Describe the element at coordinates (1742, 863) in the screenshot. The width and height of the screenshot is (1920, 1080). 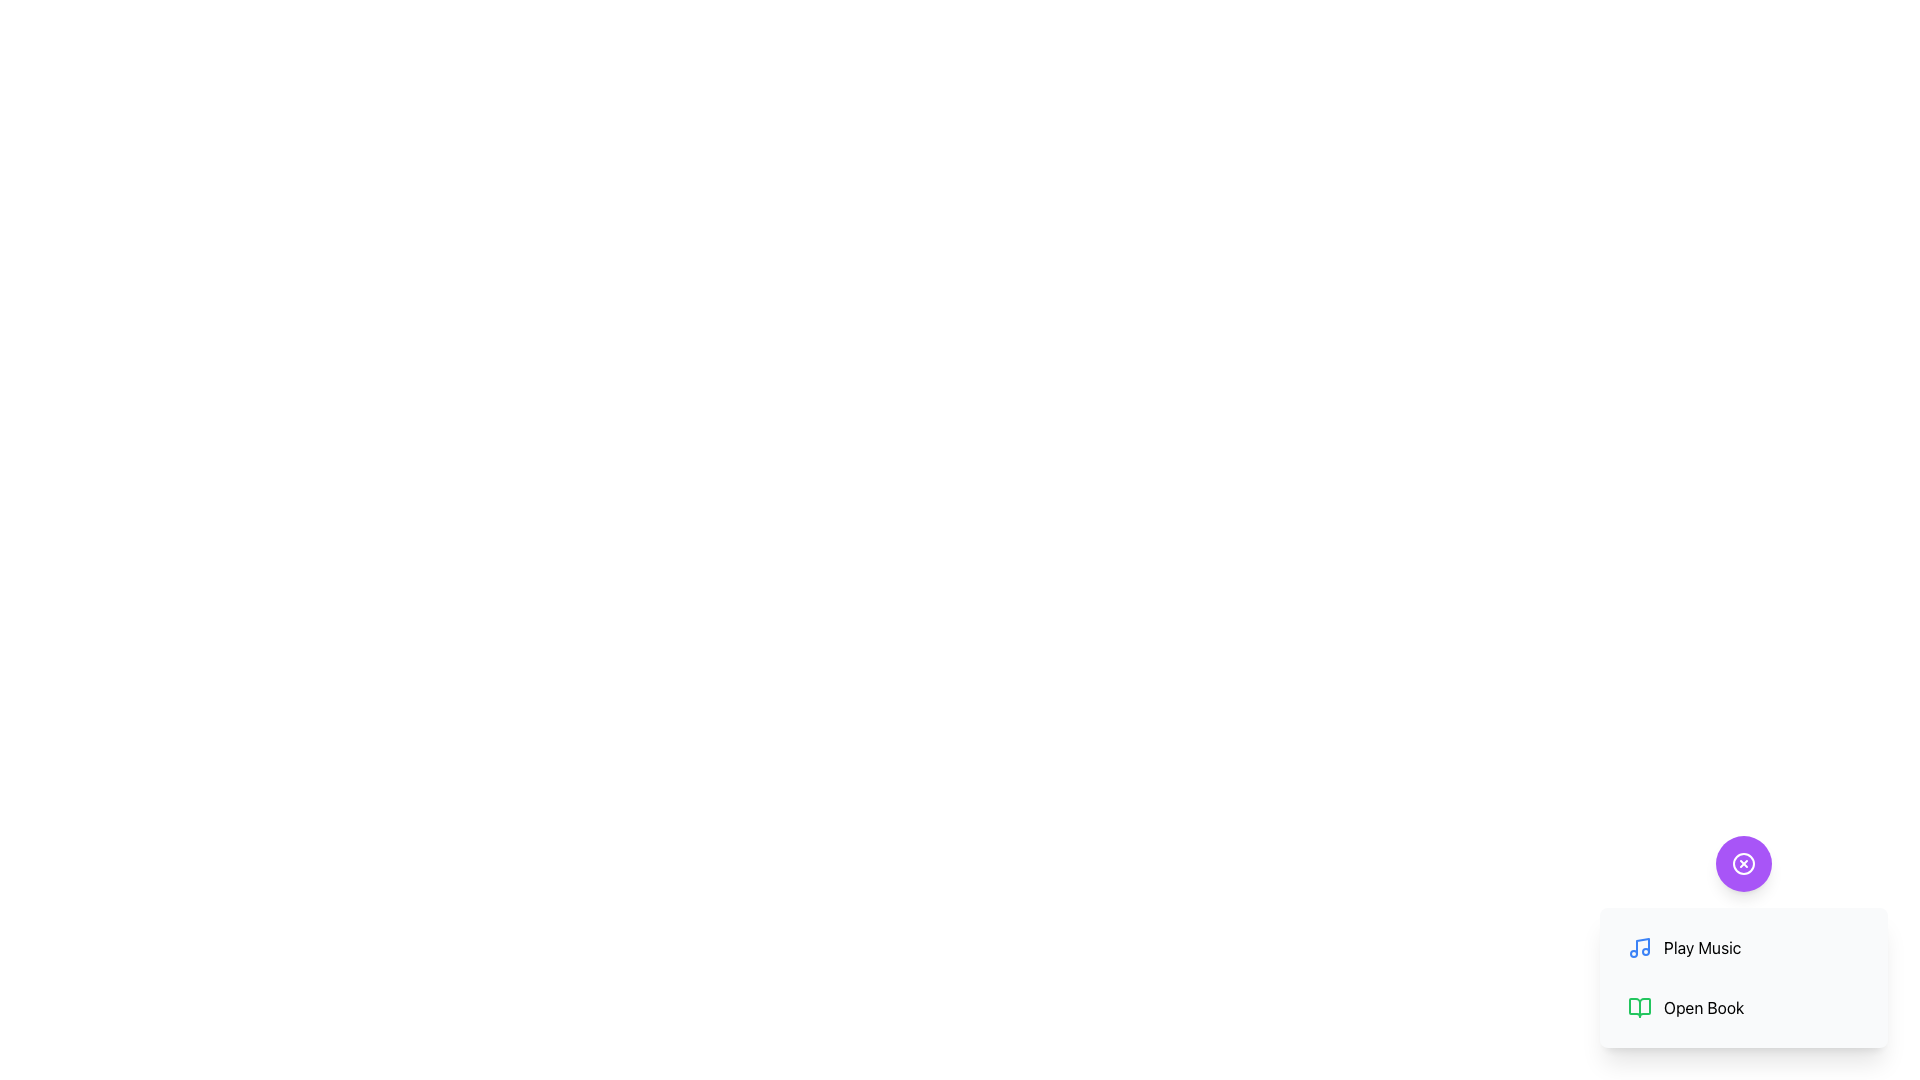
I see `the rounded purple button with a circular icon and cross design to observe the hover effects` at that location.